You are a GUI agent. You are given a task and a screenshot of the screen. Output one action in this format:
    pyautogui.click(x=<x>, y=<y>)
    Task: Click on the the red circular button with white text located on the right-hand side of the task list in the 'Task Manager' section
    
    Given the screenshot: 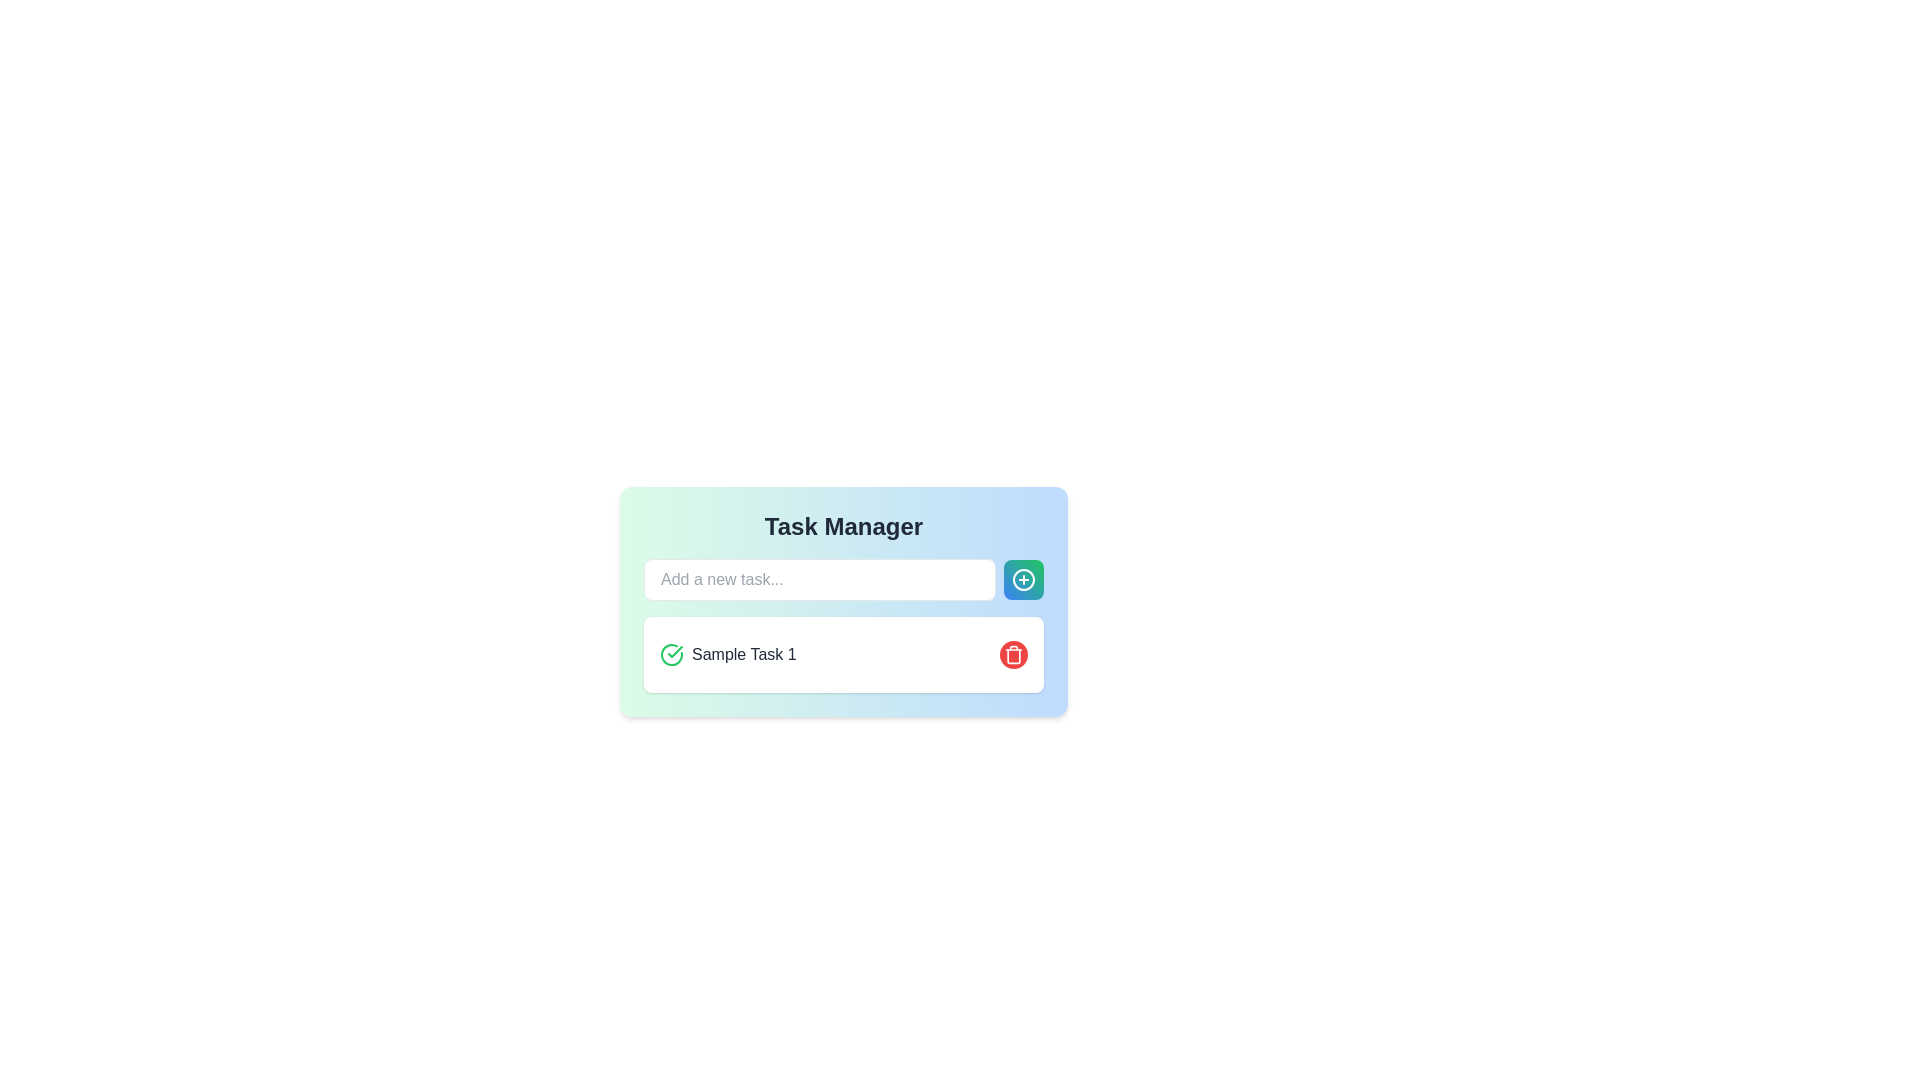 What is the action you would take?
    pyautogui.click(x=1013, y=655)
    